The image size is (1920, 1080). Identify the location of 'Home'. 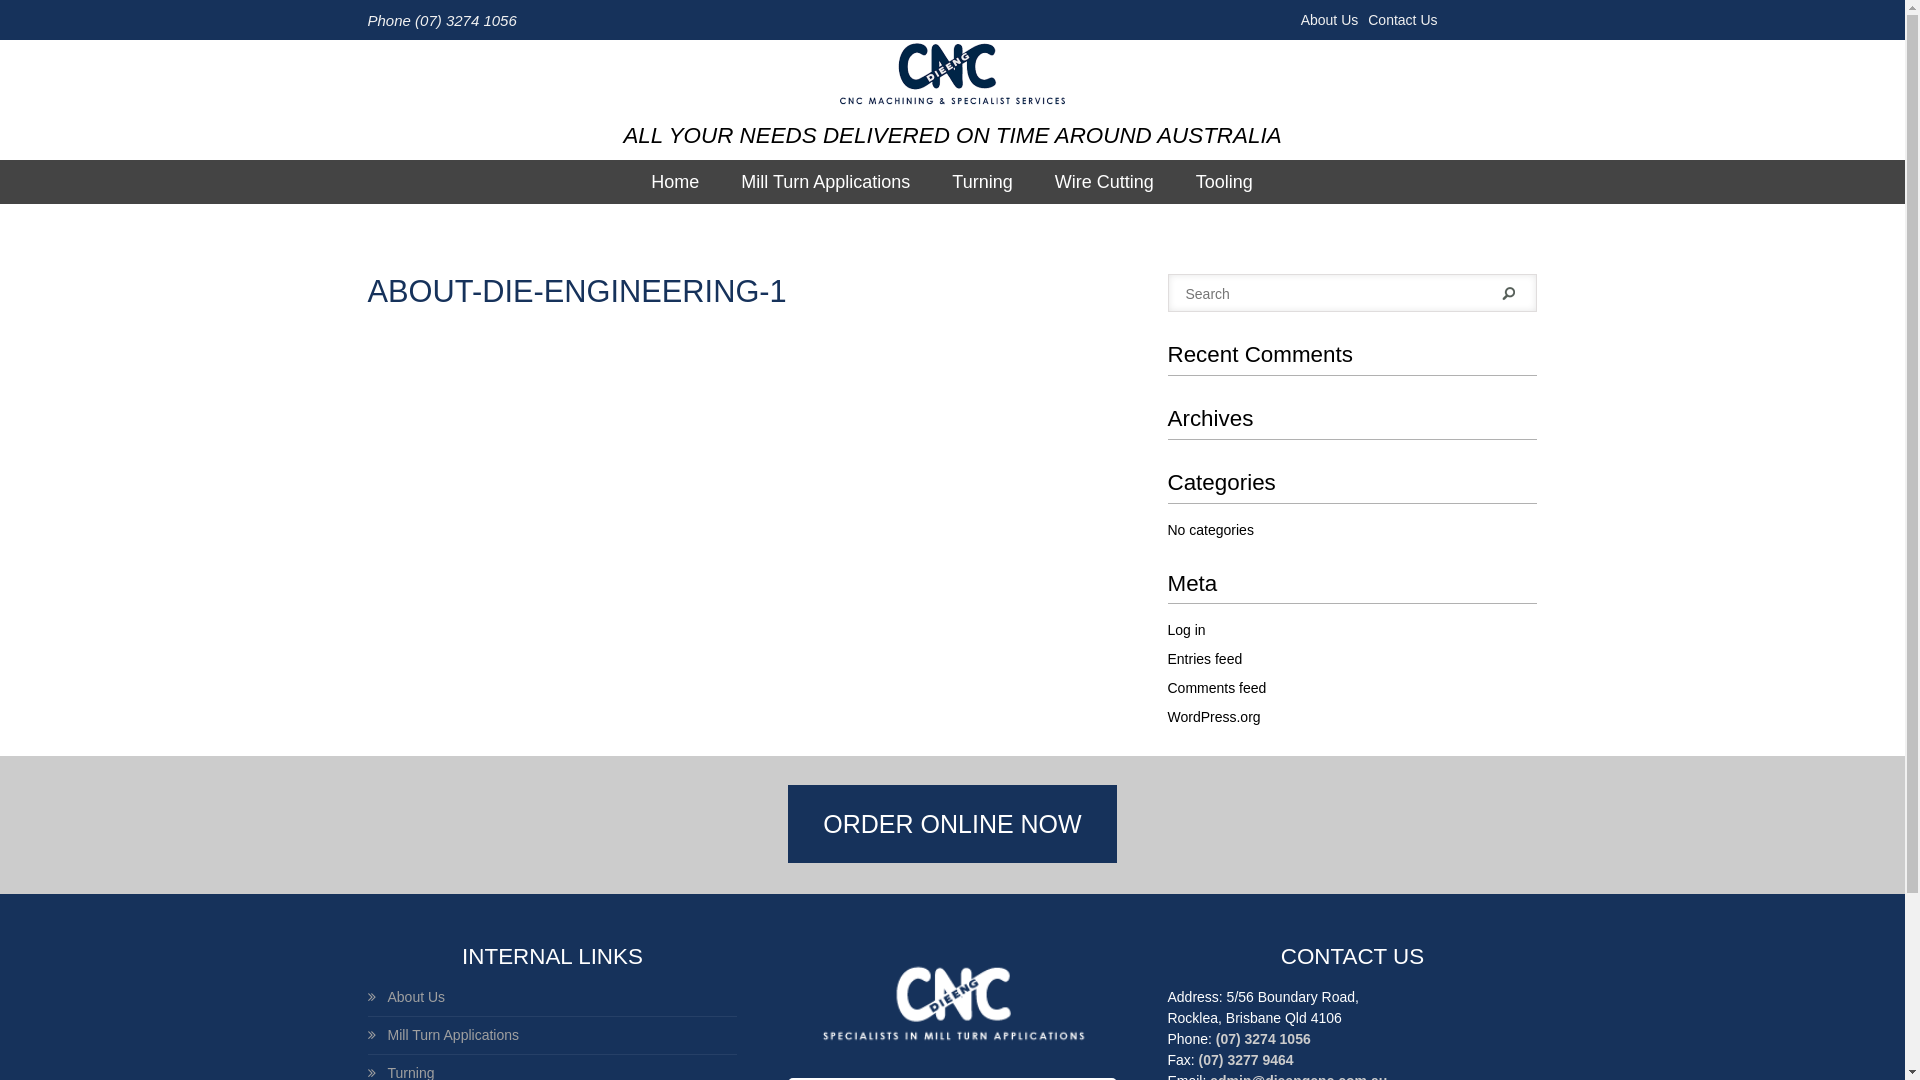
(629, 181).